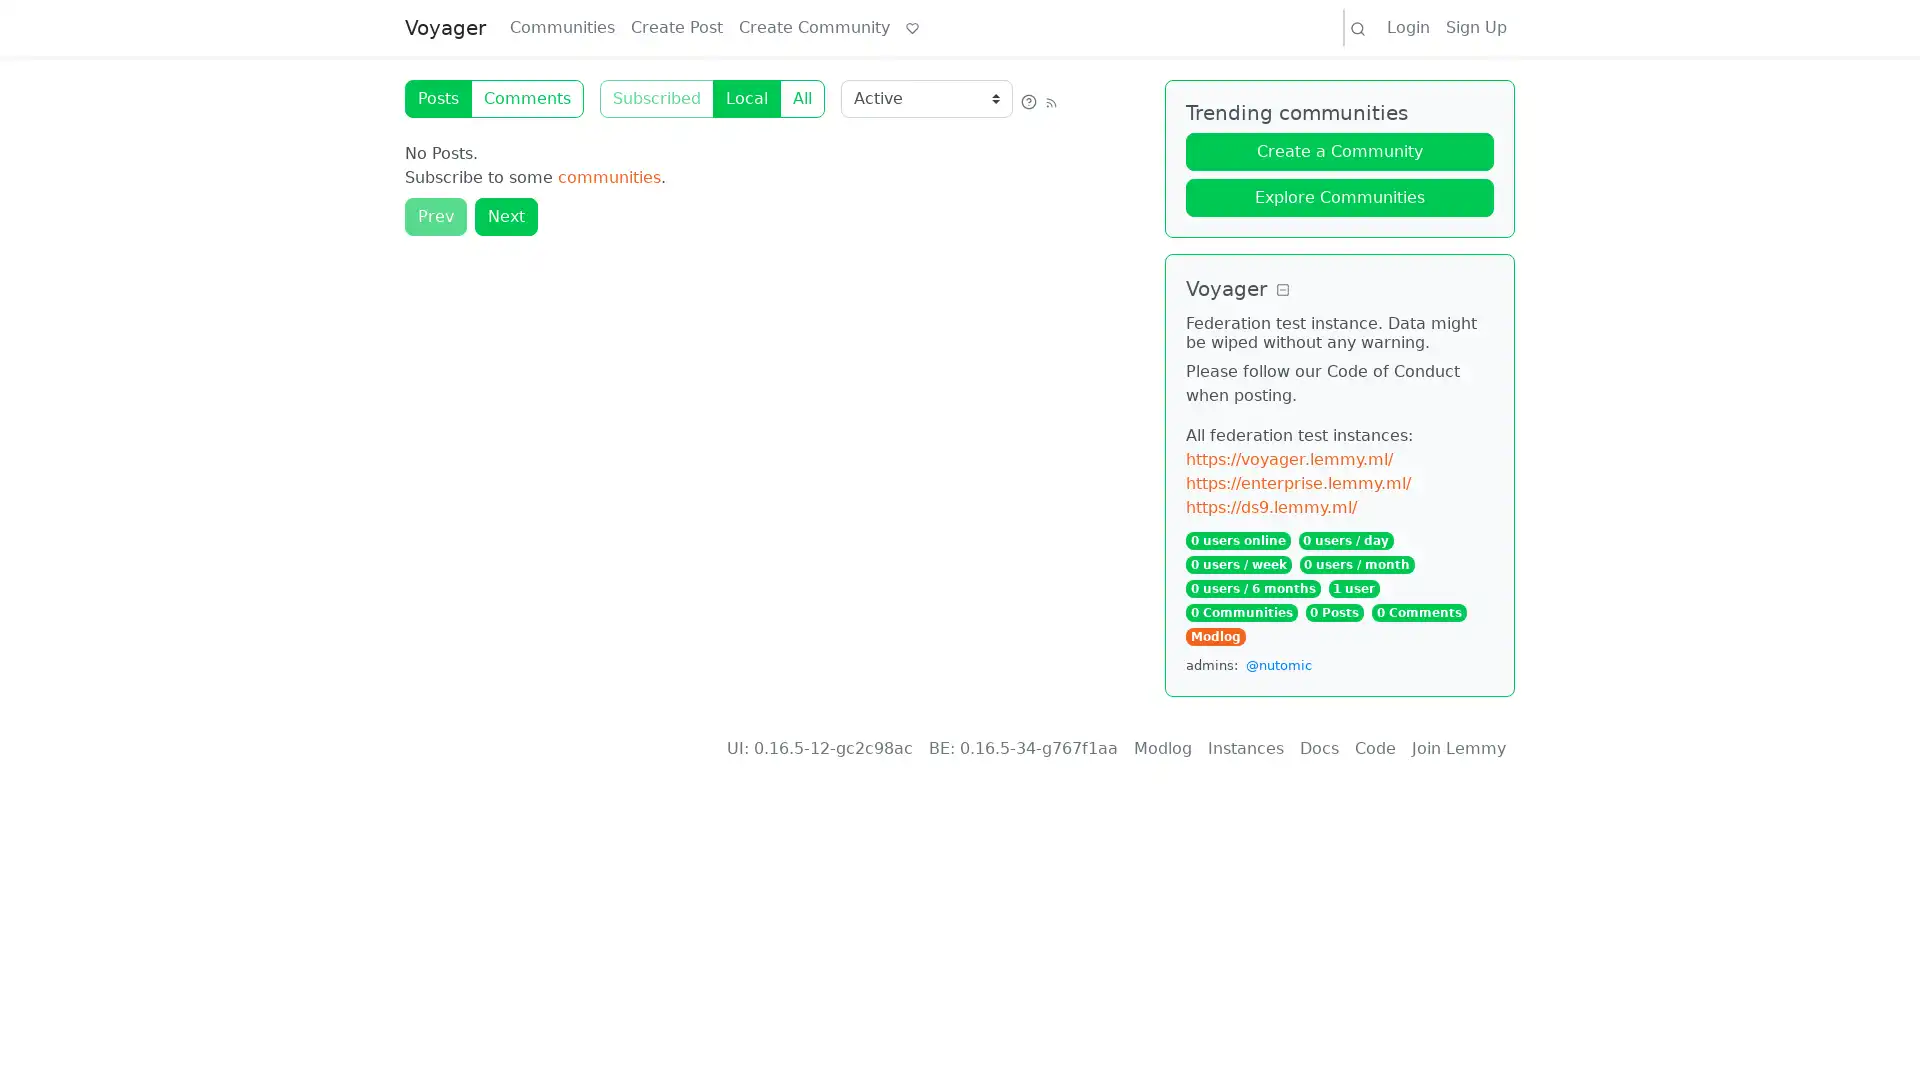  What do you see at coordinates (506, 216) in the screenshot?
I see `Next` at bounding box center [506, 216].